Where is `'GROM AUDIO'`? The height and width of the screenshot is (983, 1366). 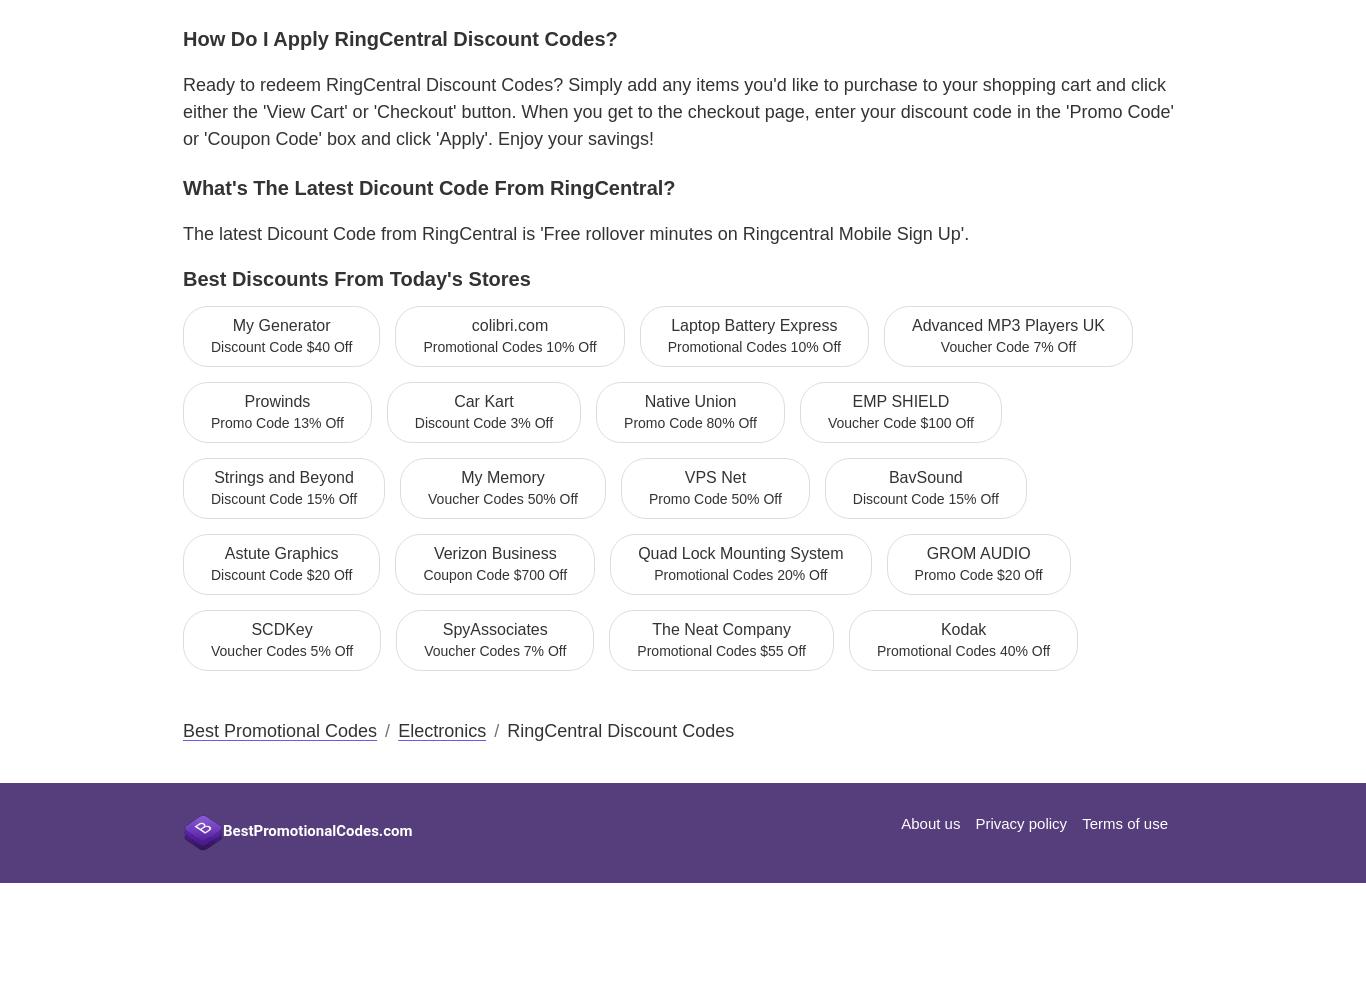 'GROM AUDIO' is located at coordinates (978, 552).